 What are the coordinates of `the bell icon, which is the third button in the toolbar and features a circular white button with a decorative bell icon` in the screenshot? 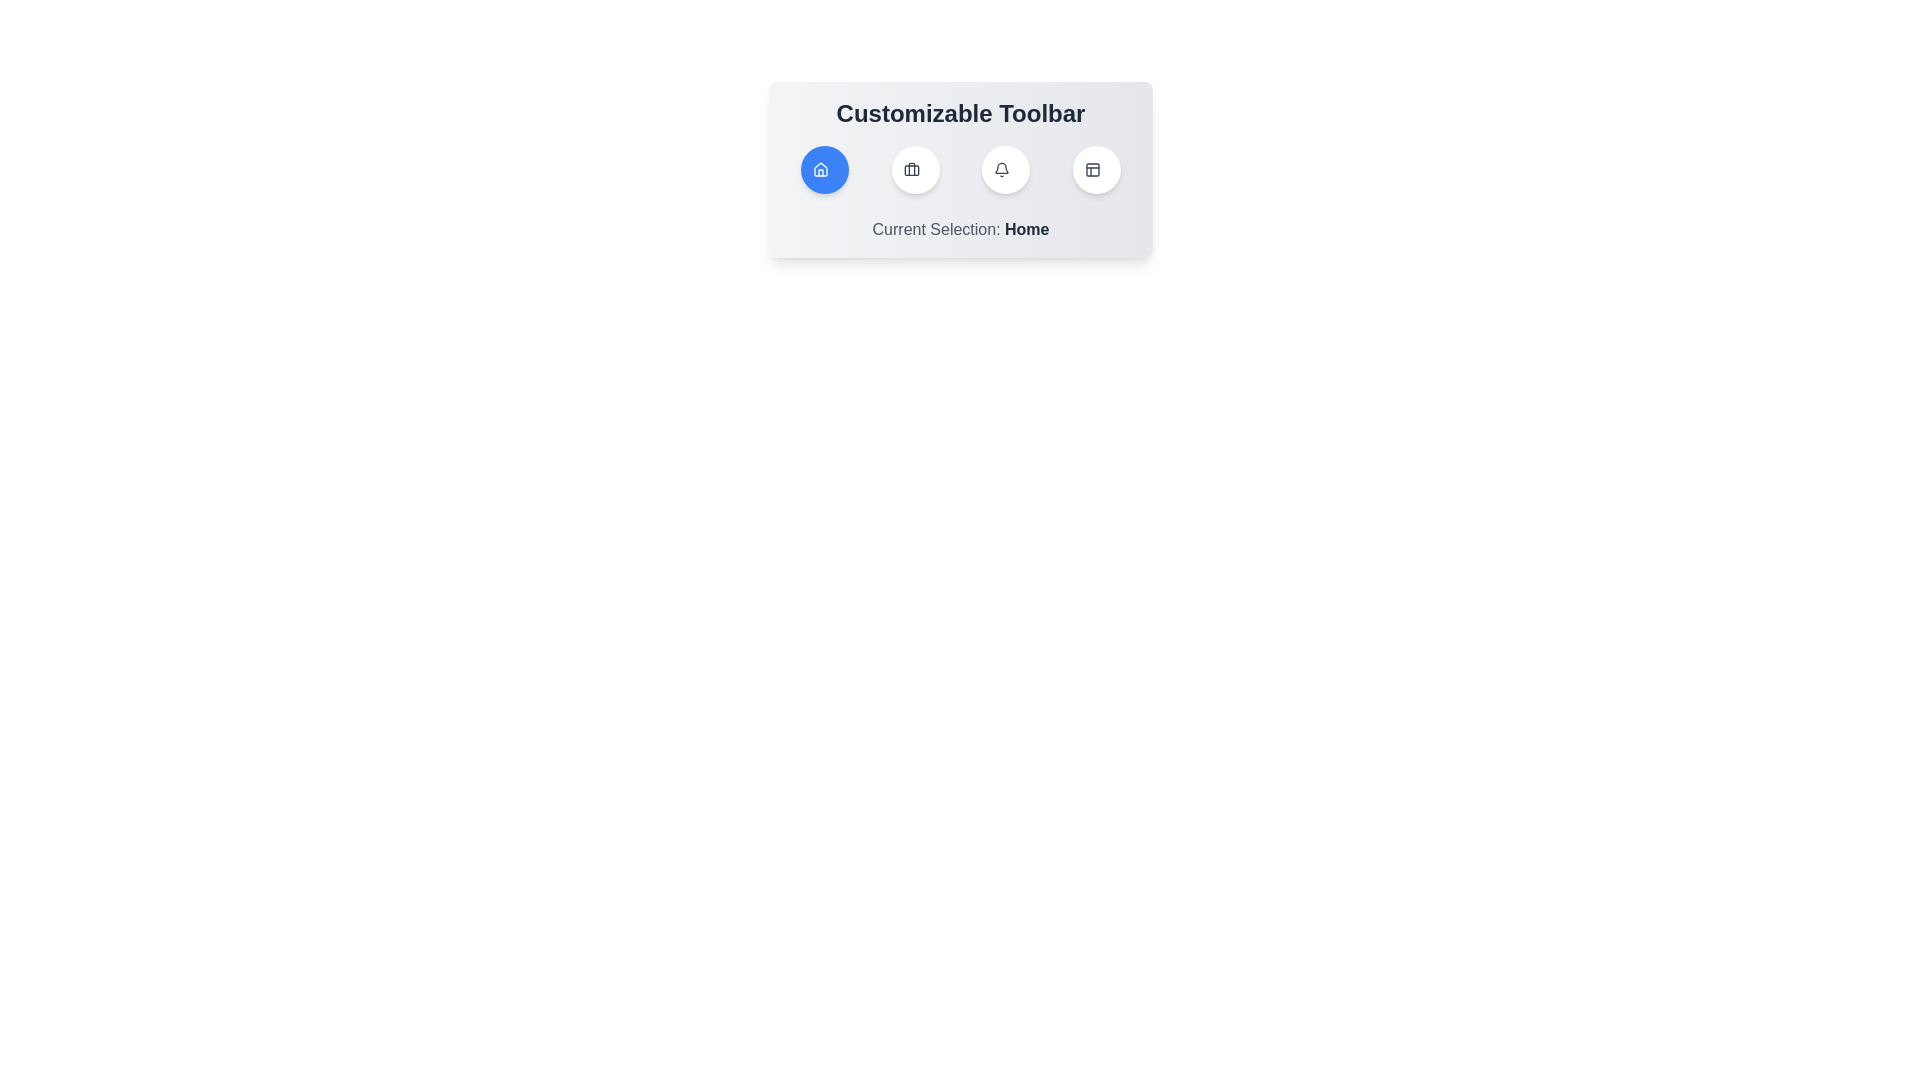 It's located at (1002, 168).